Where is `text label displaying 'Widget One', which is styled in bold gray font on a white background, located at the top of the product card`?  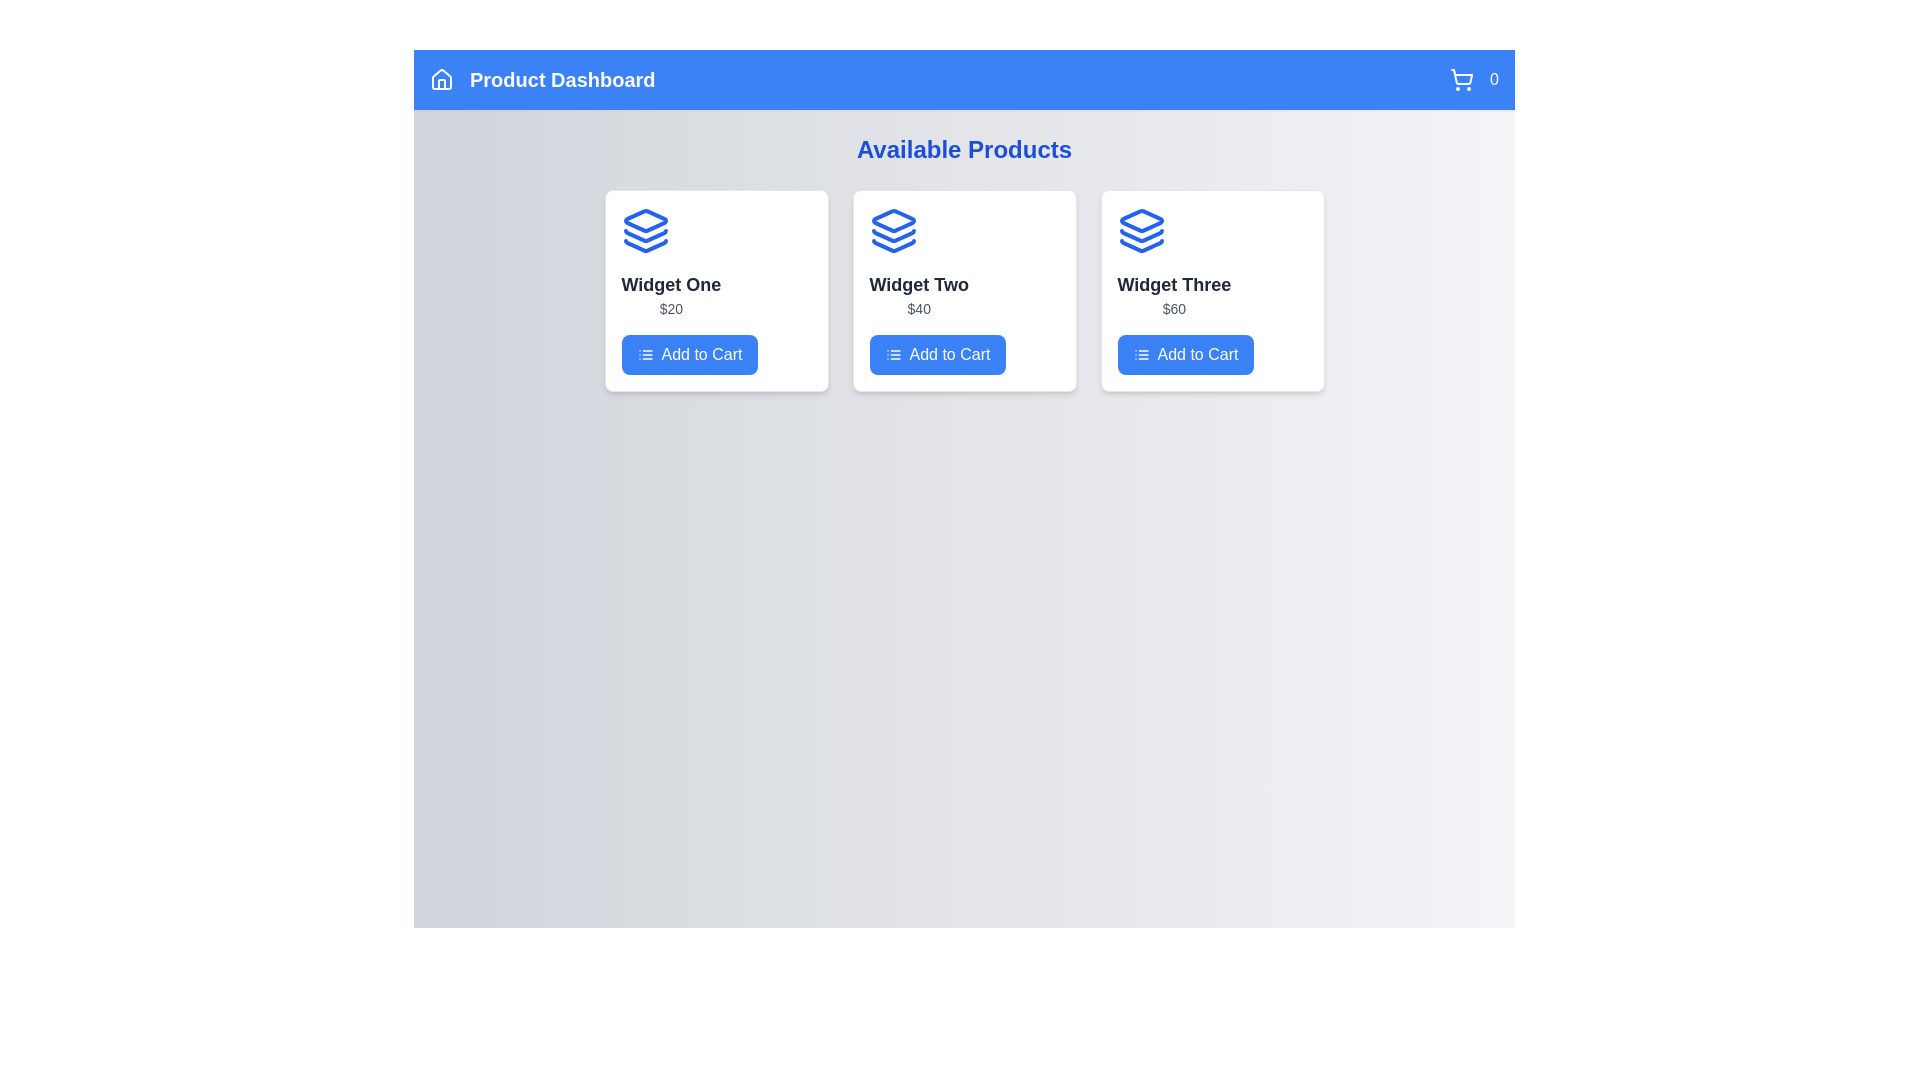 text label displaying 'Widget One', which is styled in bold gray font on a white background, located at the top of the product card is located at coordinates (671, 285).